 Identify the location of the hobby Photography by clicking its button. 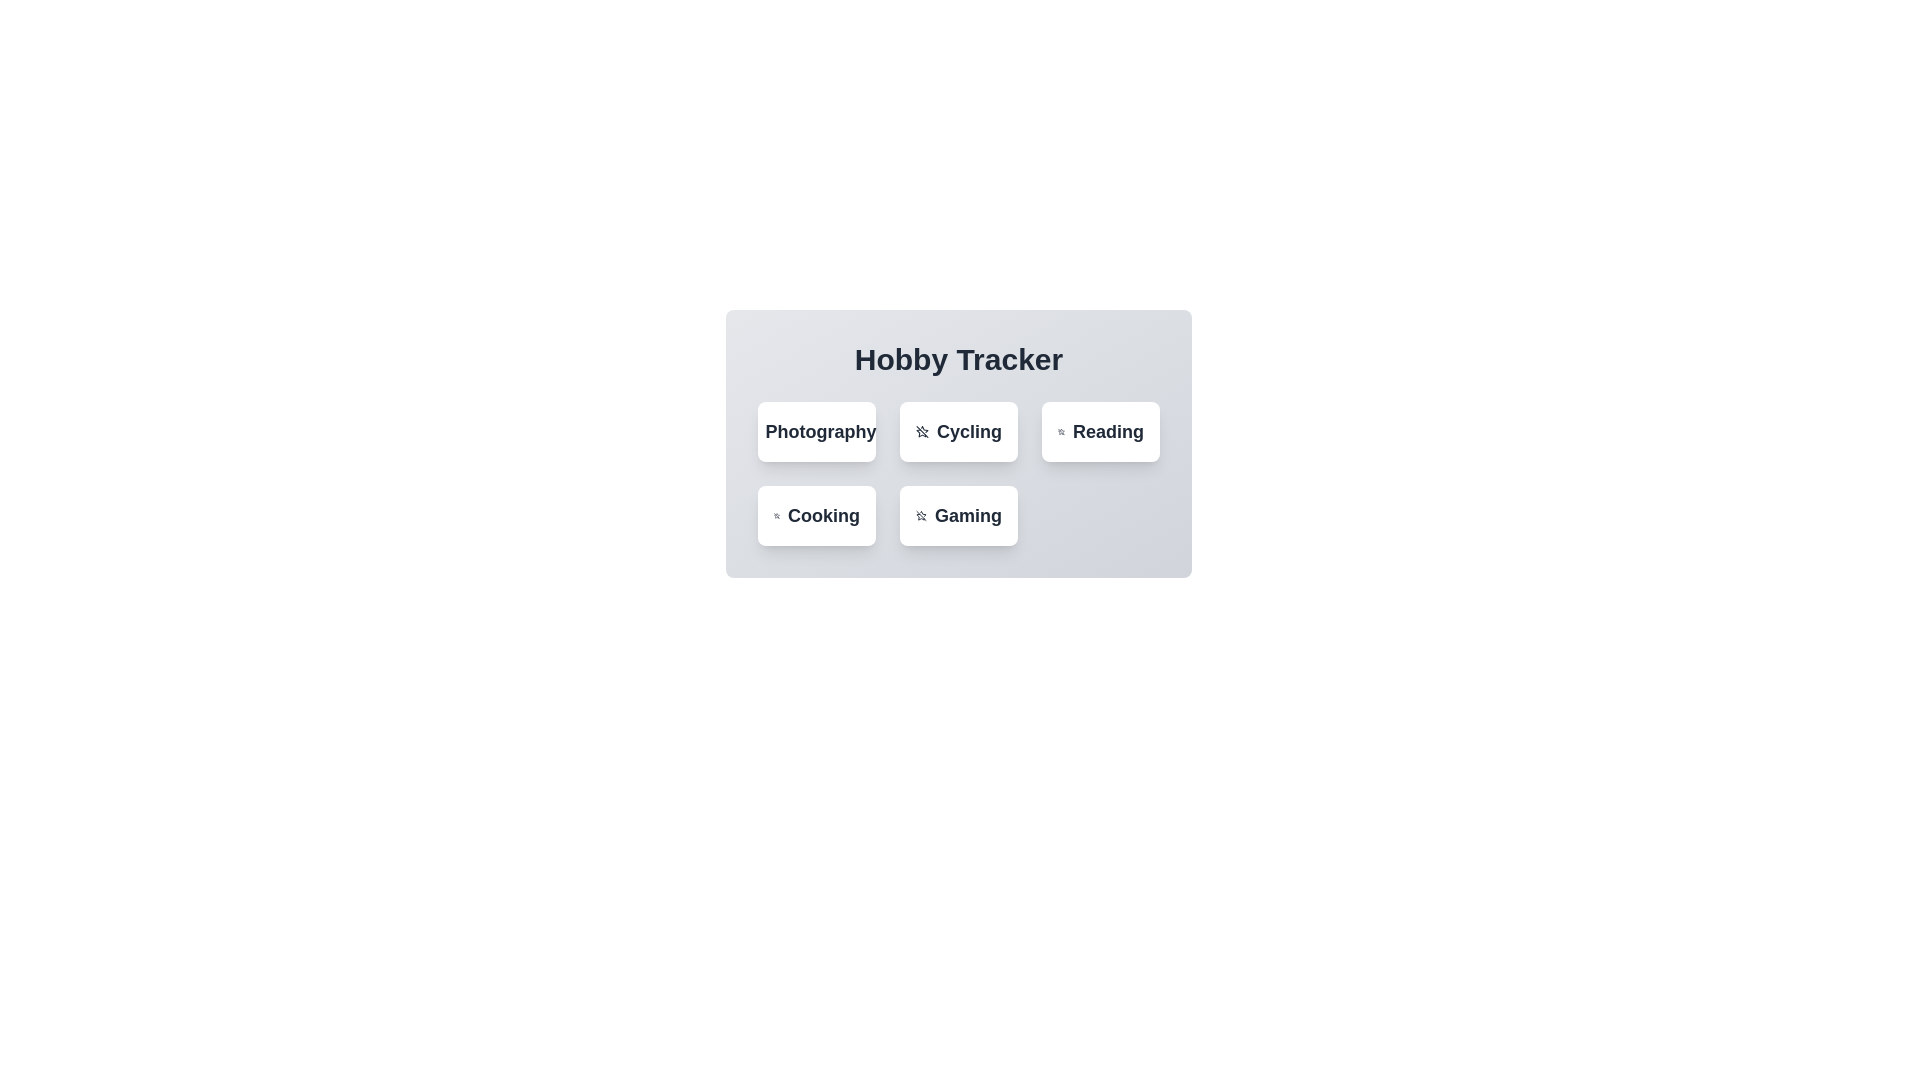
(816, 431).